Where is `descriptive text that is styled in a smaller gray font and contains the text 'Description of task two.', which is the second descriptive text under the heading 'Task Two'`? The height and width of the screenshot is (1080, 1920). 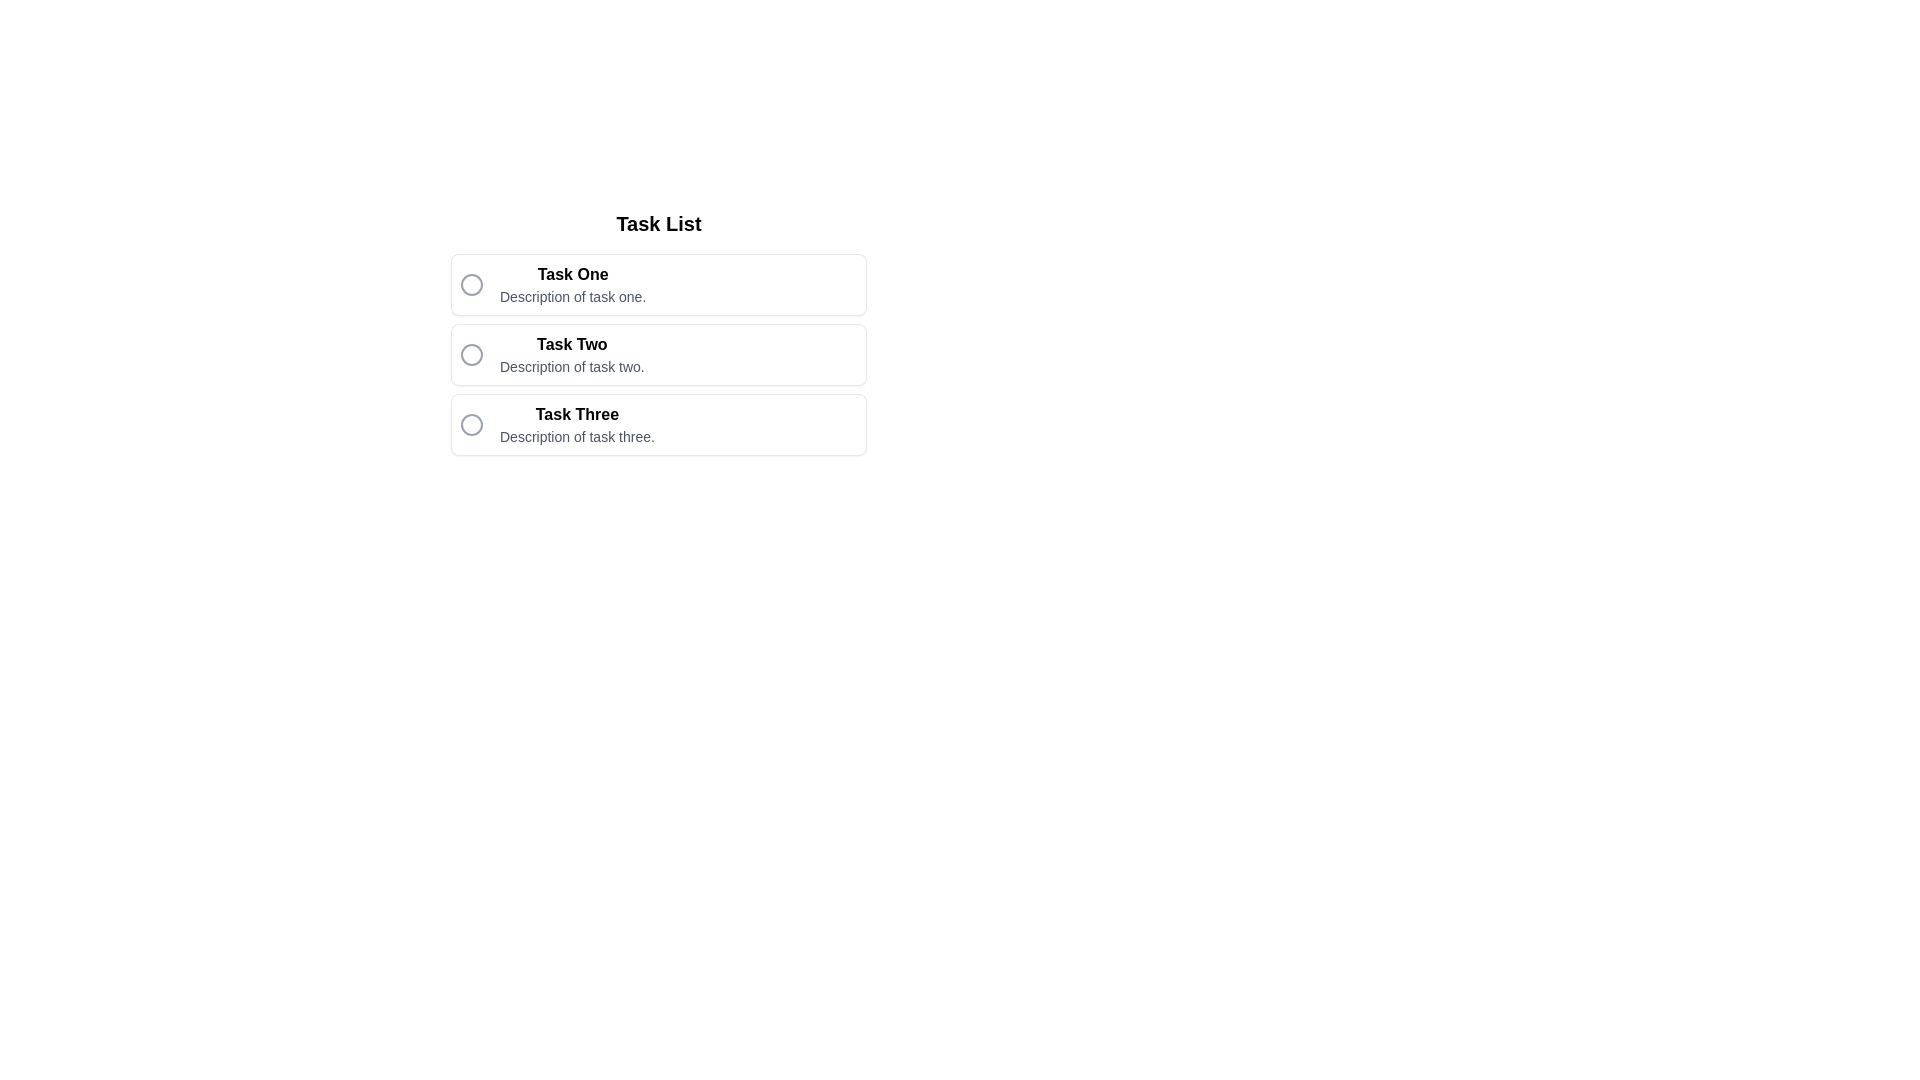 descriptive text that is styled in a smaller gray font and contains the text 'Description of task two.', which is the second descriptive text under the heading 'Task Two' is located at coordinates (571, 366).